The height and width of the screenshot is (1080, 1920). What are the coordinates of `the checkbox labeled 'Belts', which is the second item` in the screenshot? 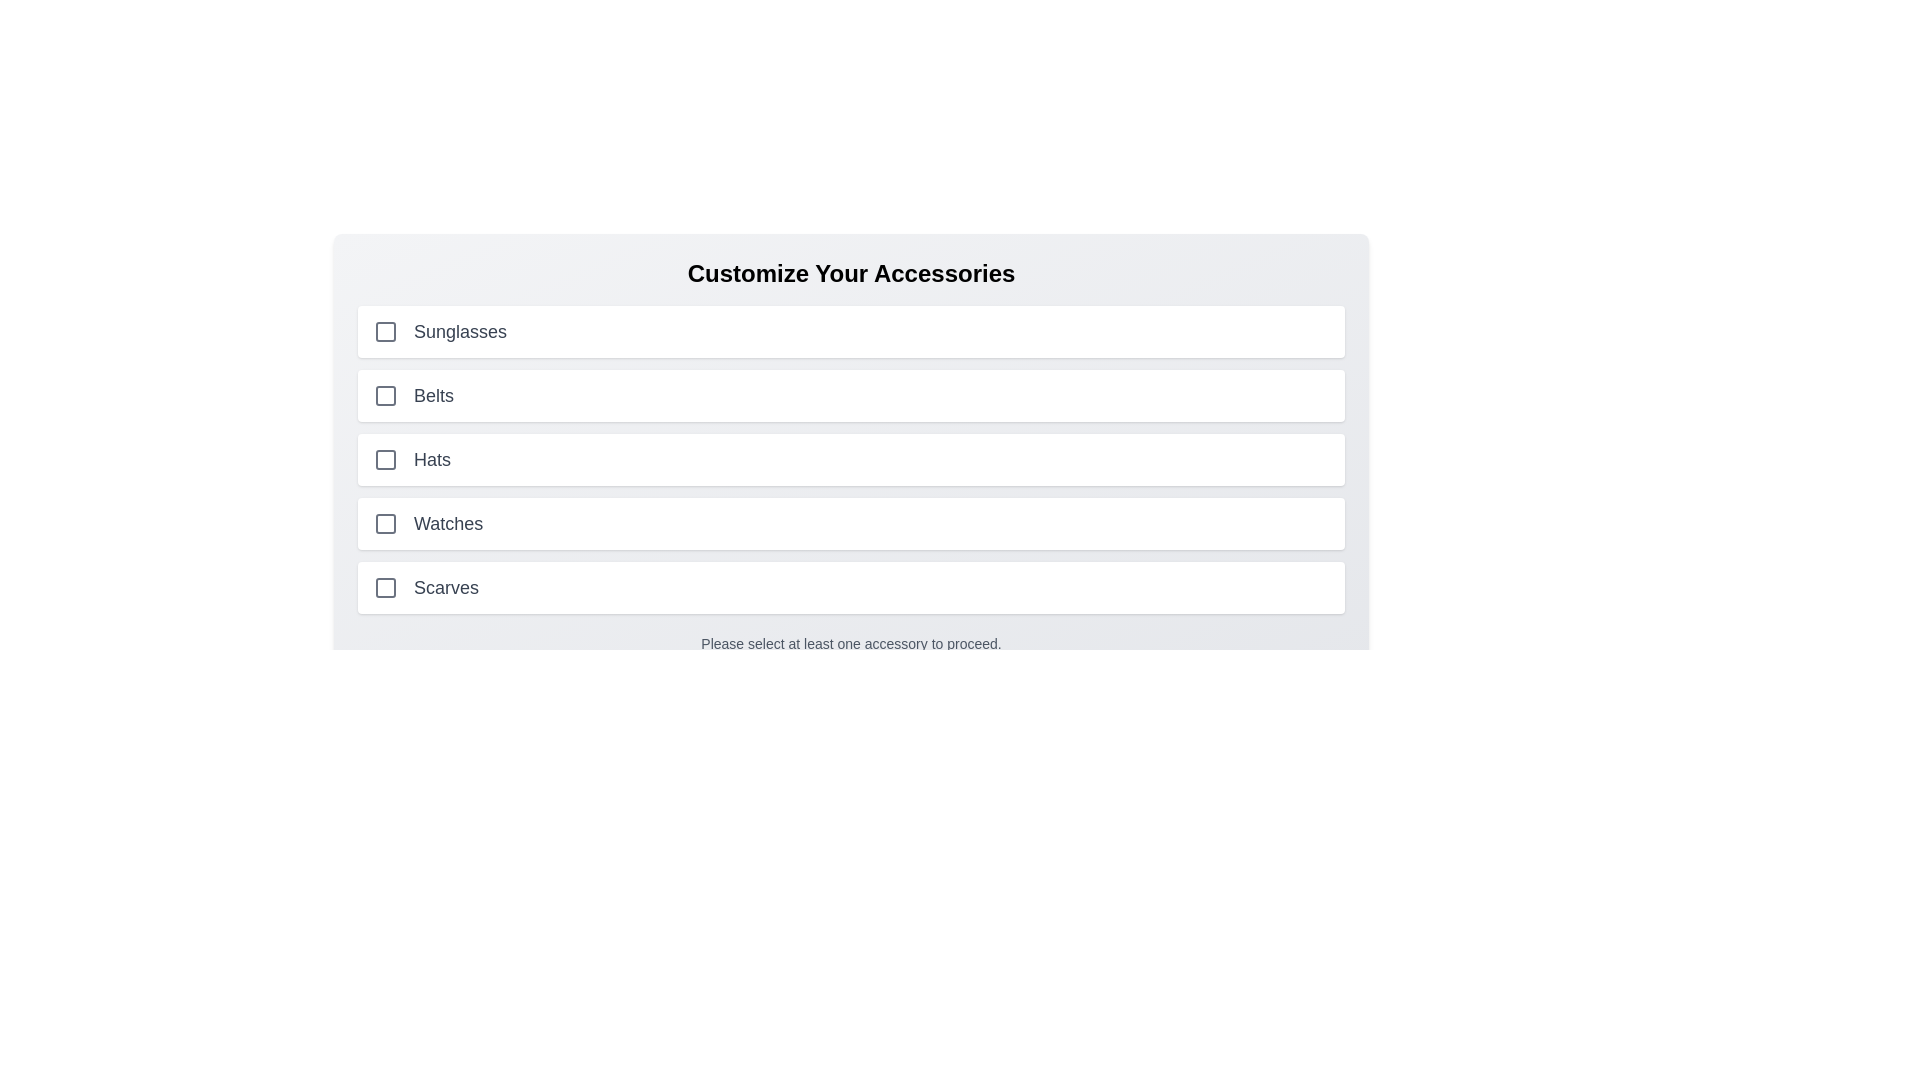 It's located at (385, 396).